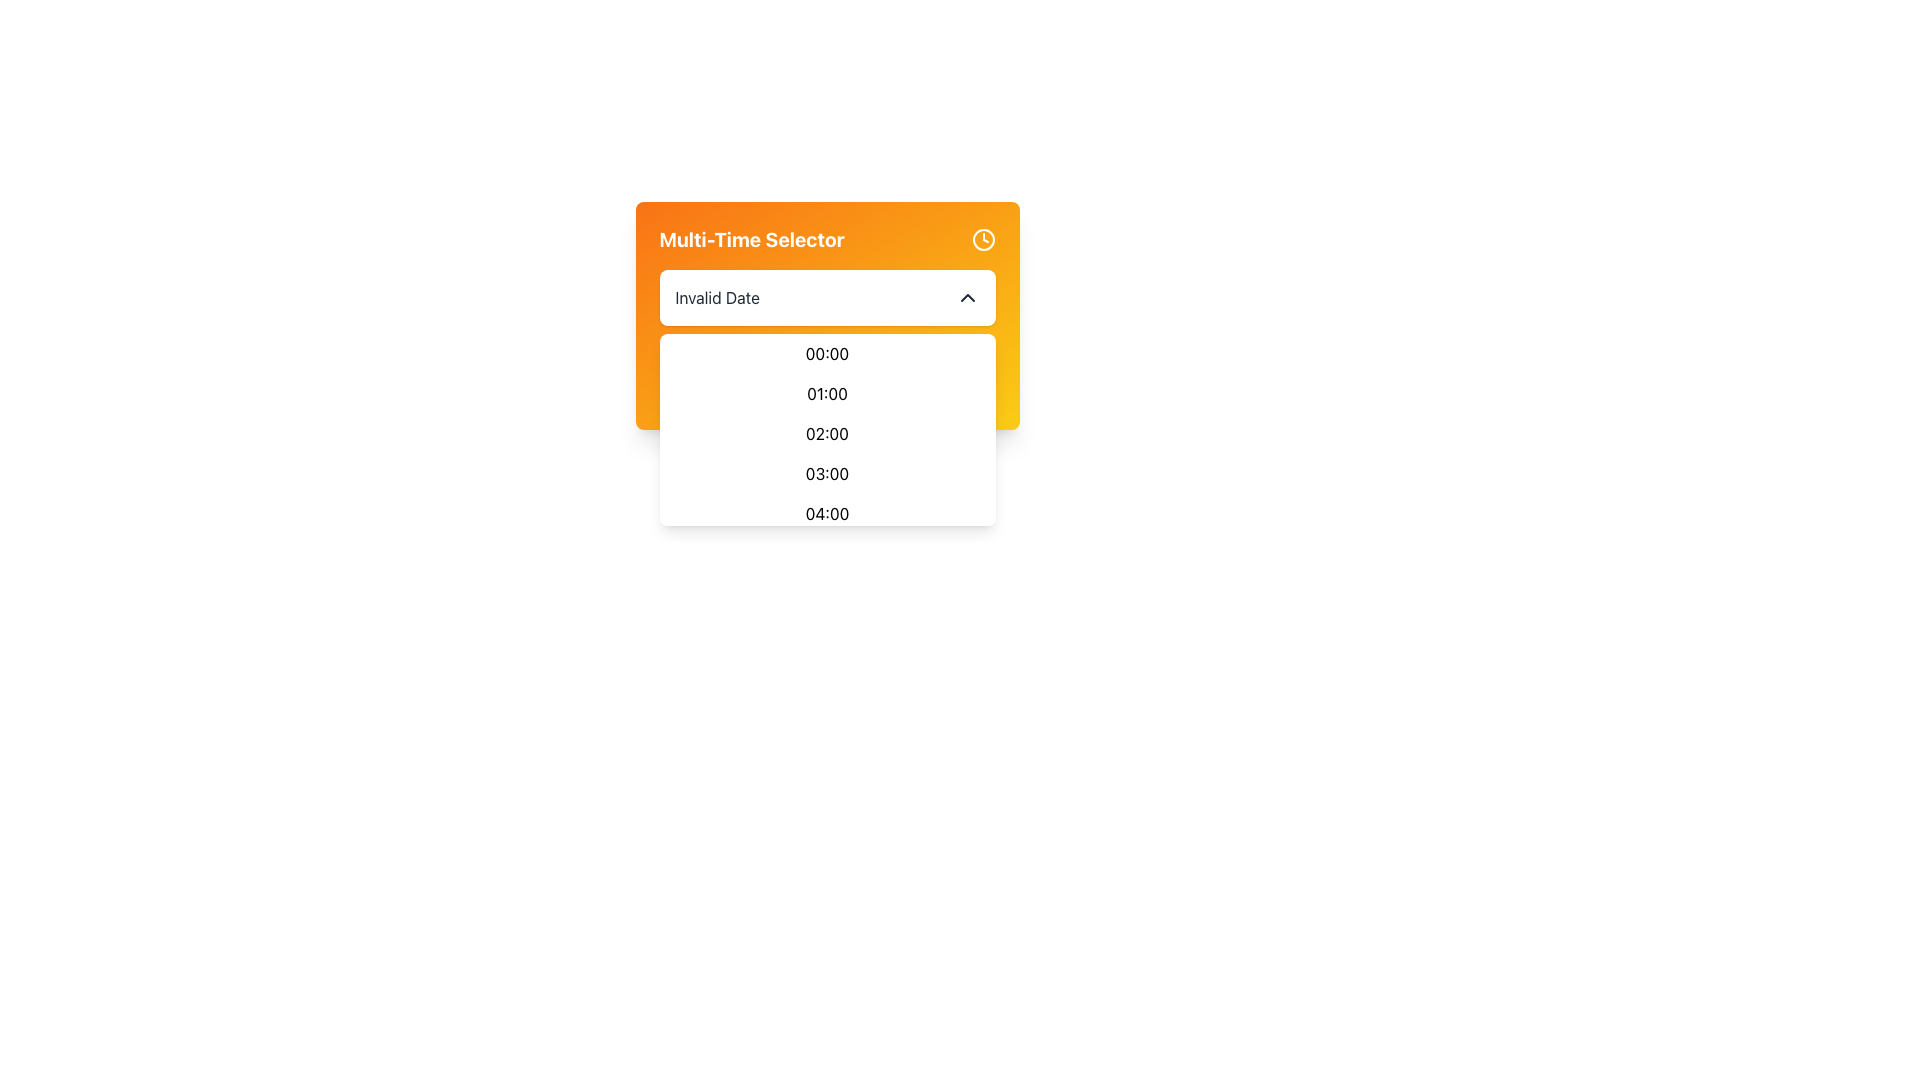 The image size is (1920, 1080). I want to click on to select the time option '04:00' from the fifth item in the dropdown menu under the 'Multi-Time Selector' header, so click(827, 512).